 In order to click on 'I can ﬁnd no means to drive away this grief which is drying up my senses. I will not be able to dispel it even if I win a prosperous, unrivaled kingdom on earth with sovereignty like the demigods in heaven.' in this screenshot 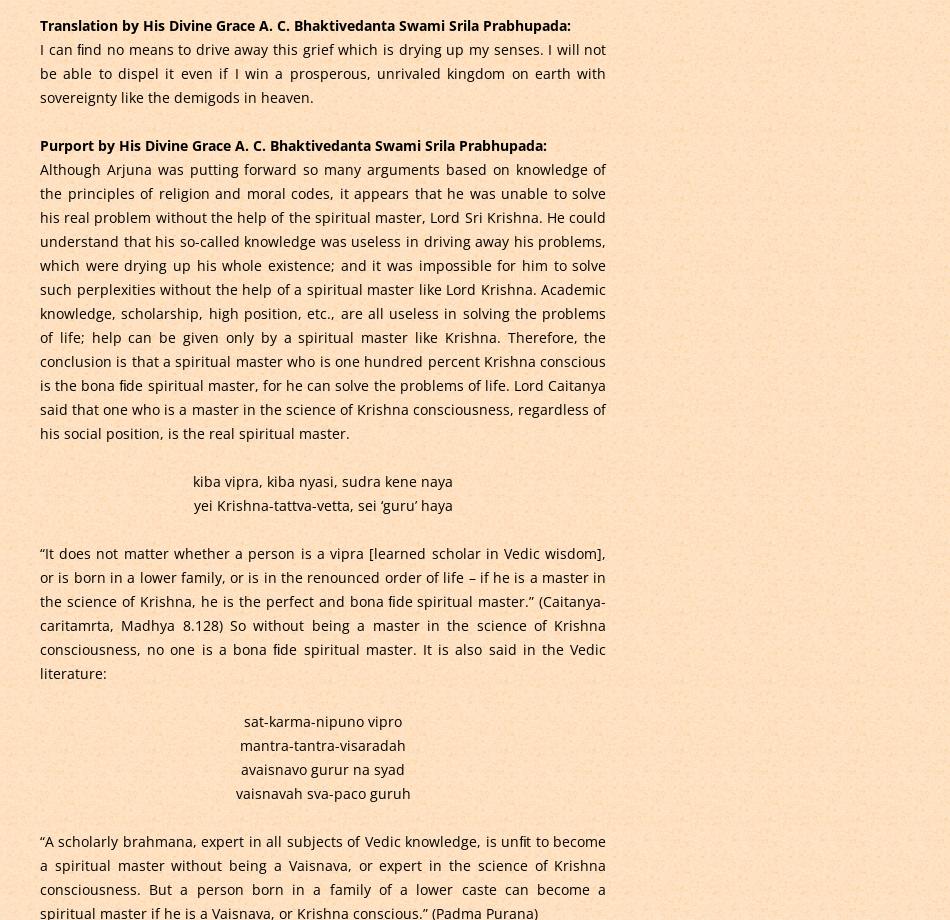, I will do `click(321, 72)`.